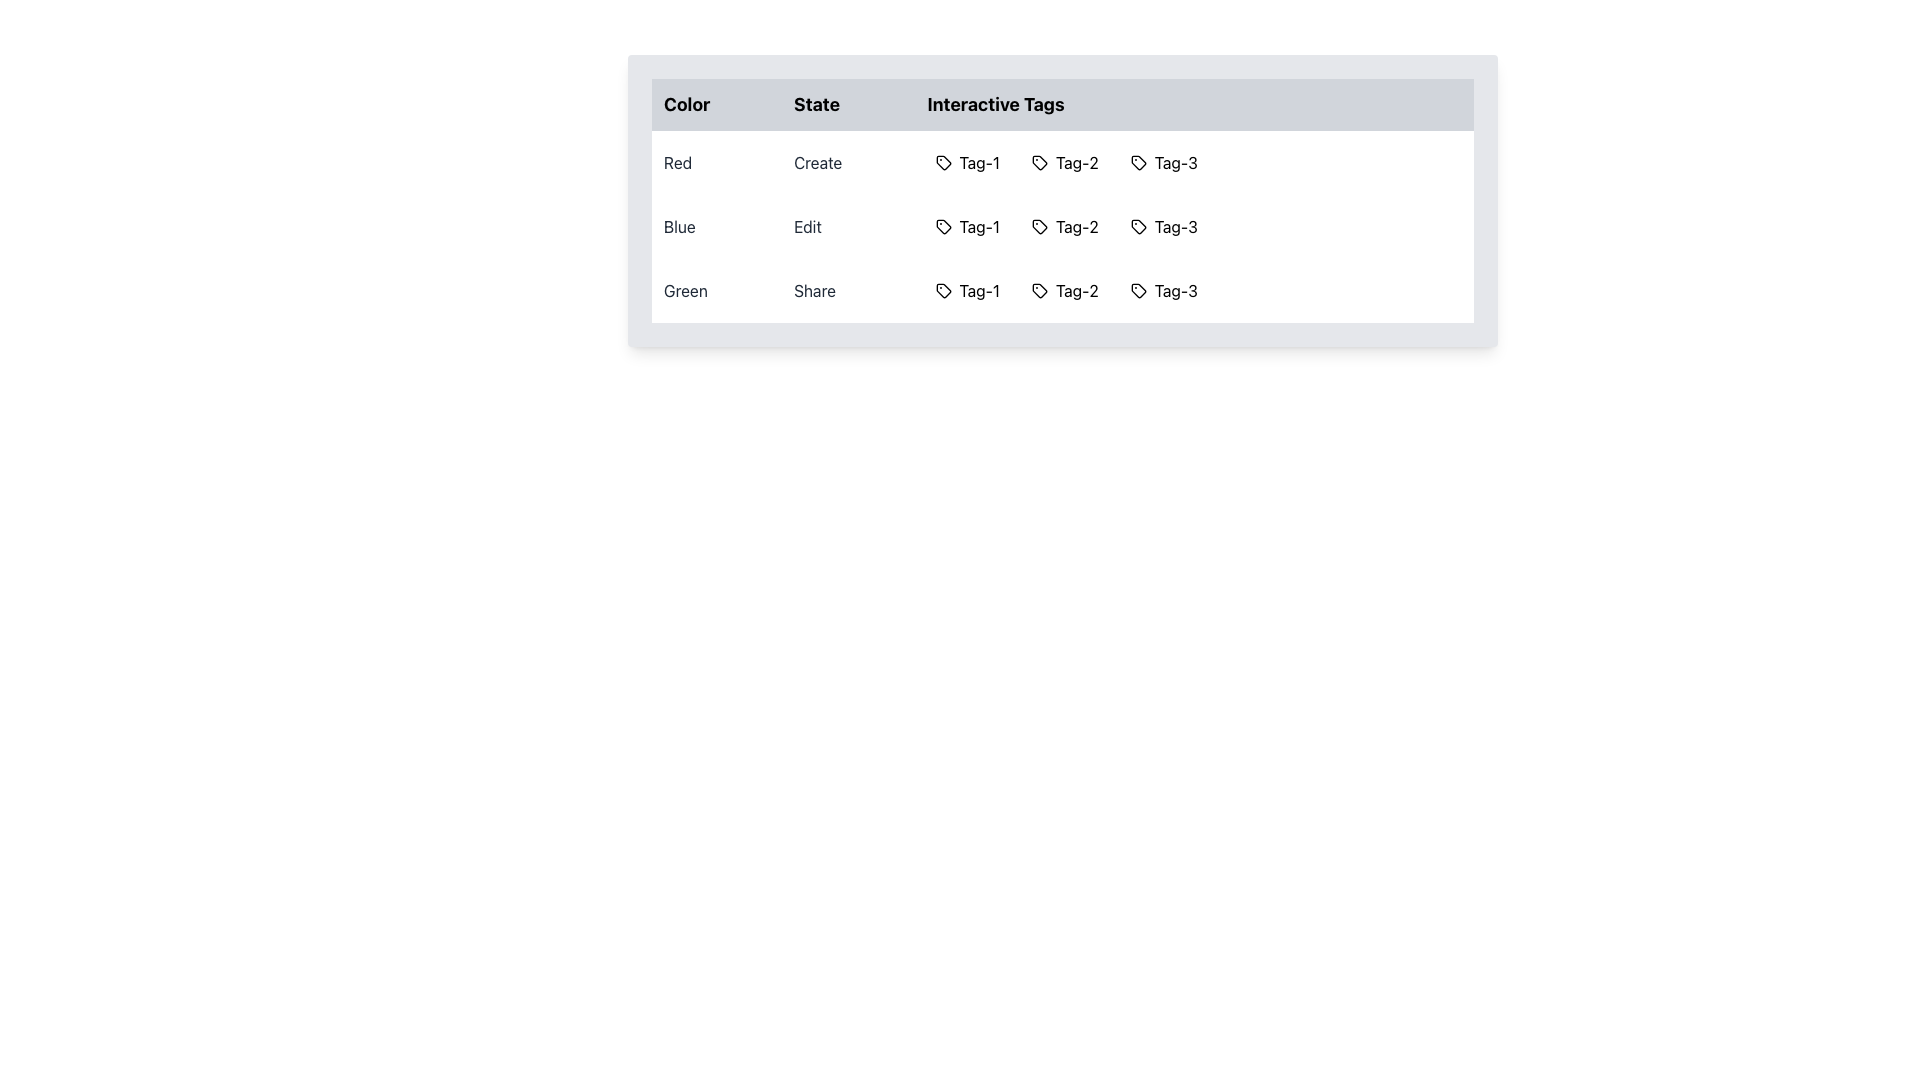 This screenshot has height=1080, width=1920. Describe the element at coordinates (967, 161) in the screenshot. I see `the first interactive tag button in the 'Red' row under the 'Color' column` at that location.